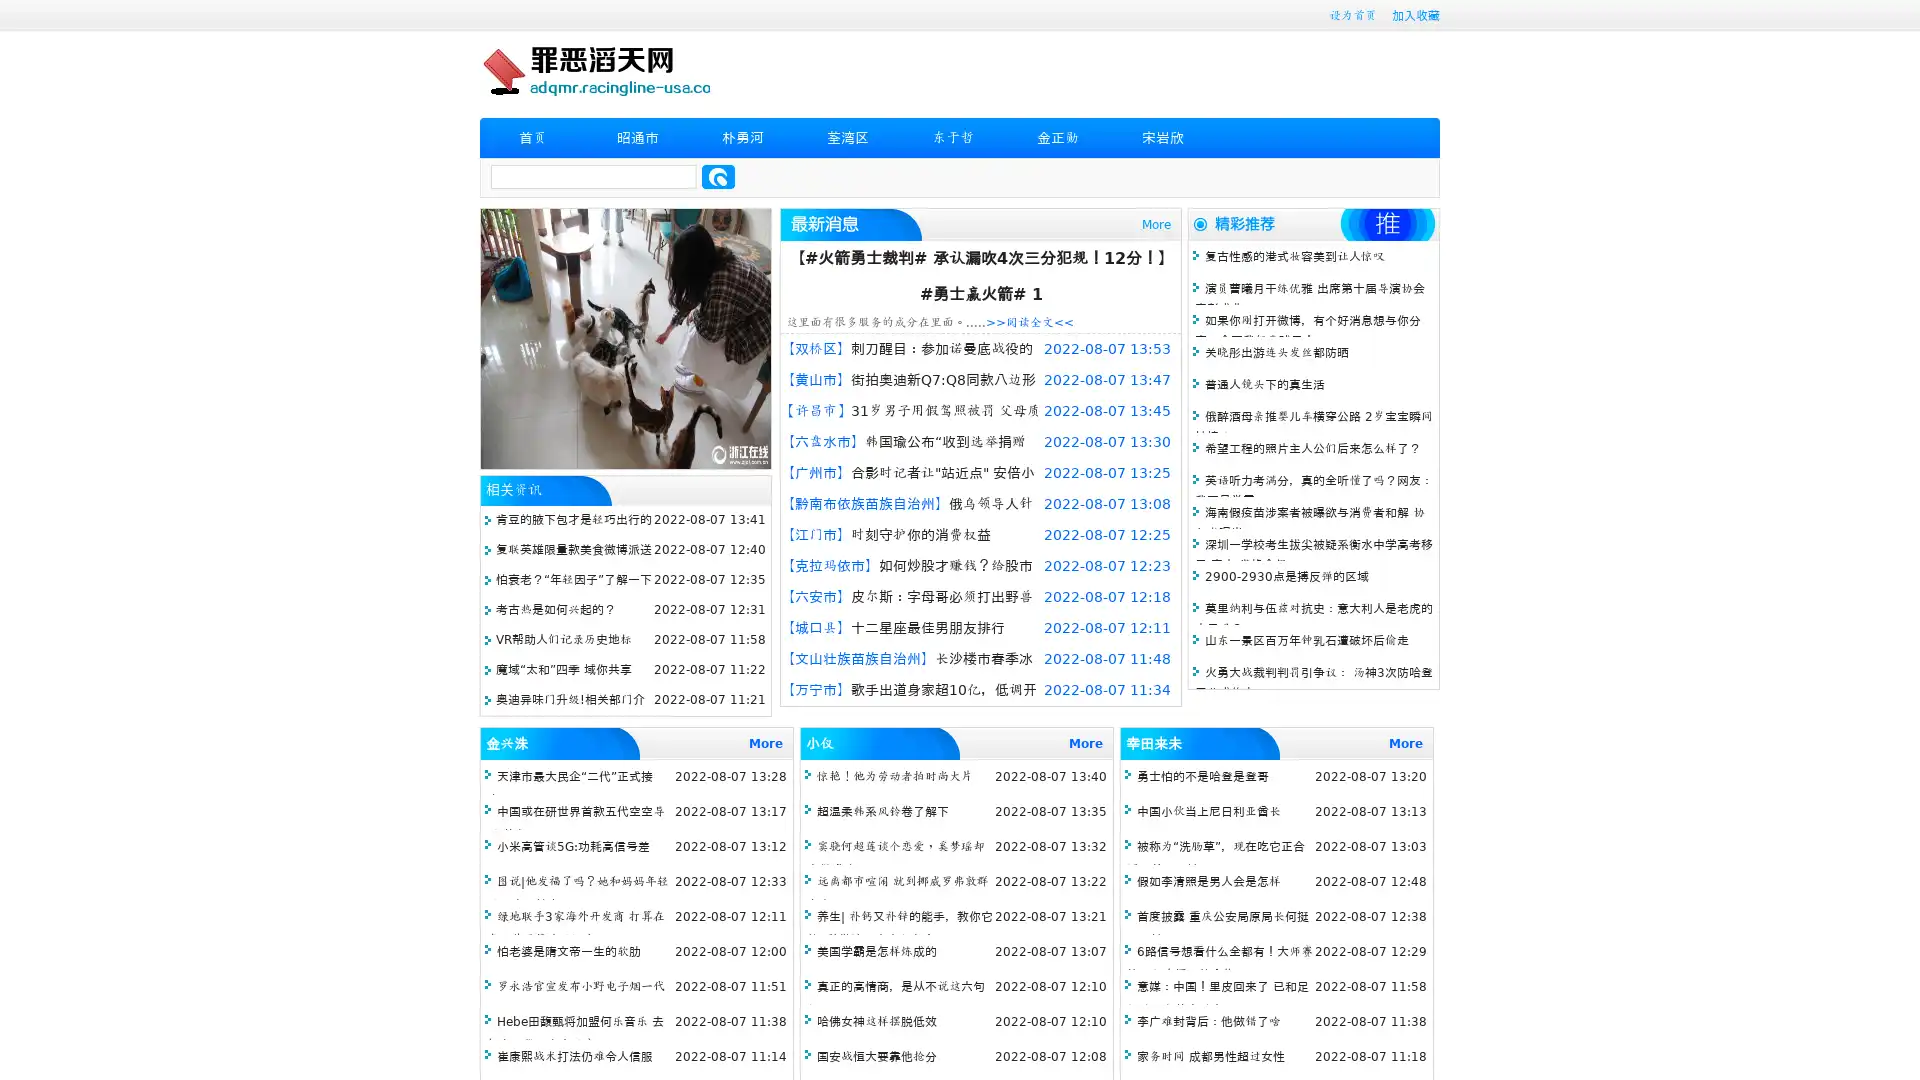  What do you see at coordinates (718, 176) in the screenshot?
I see `Search` at bounding box center [718, 176].